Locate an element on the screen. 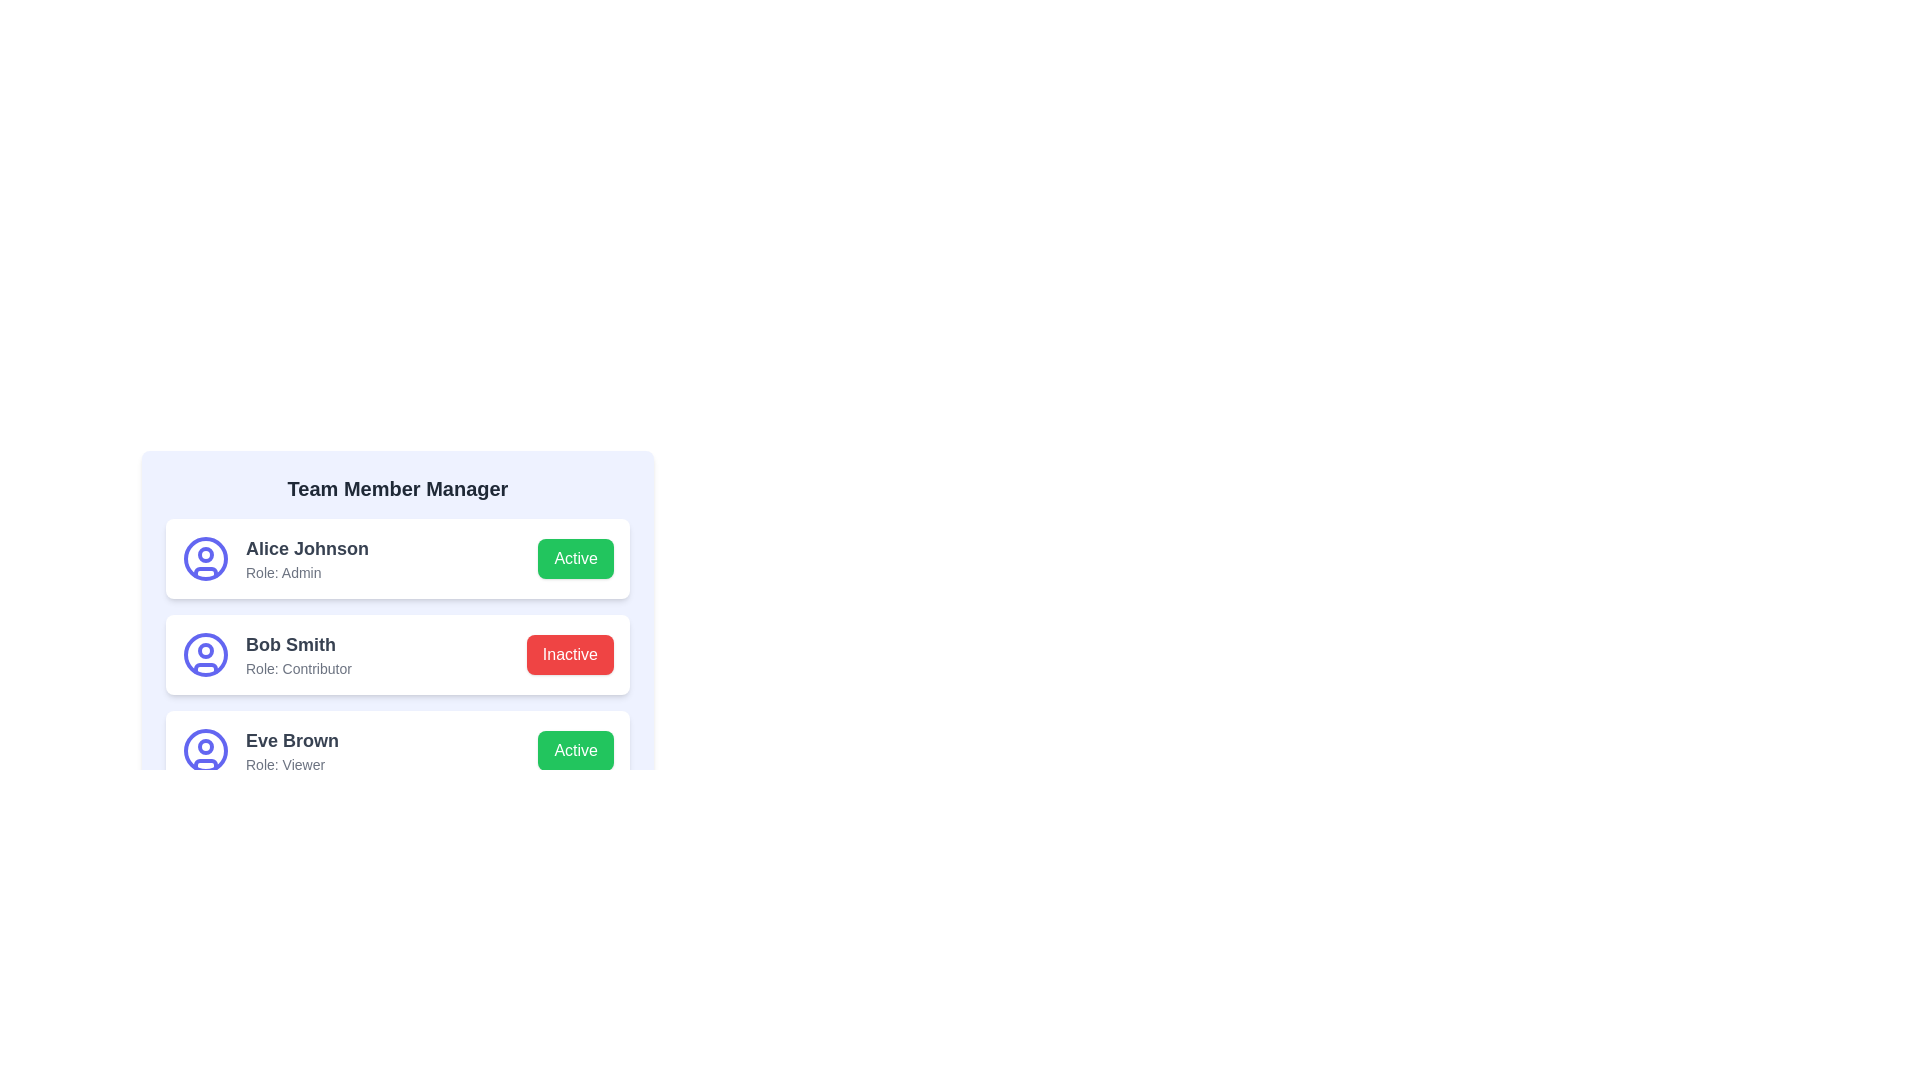  the user information element displaying 'Eve Brown' and their role 'Viewer', which includes an icon with a blue outline on the left is located at coordinates (259, 751).